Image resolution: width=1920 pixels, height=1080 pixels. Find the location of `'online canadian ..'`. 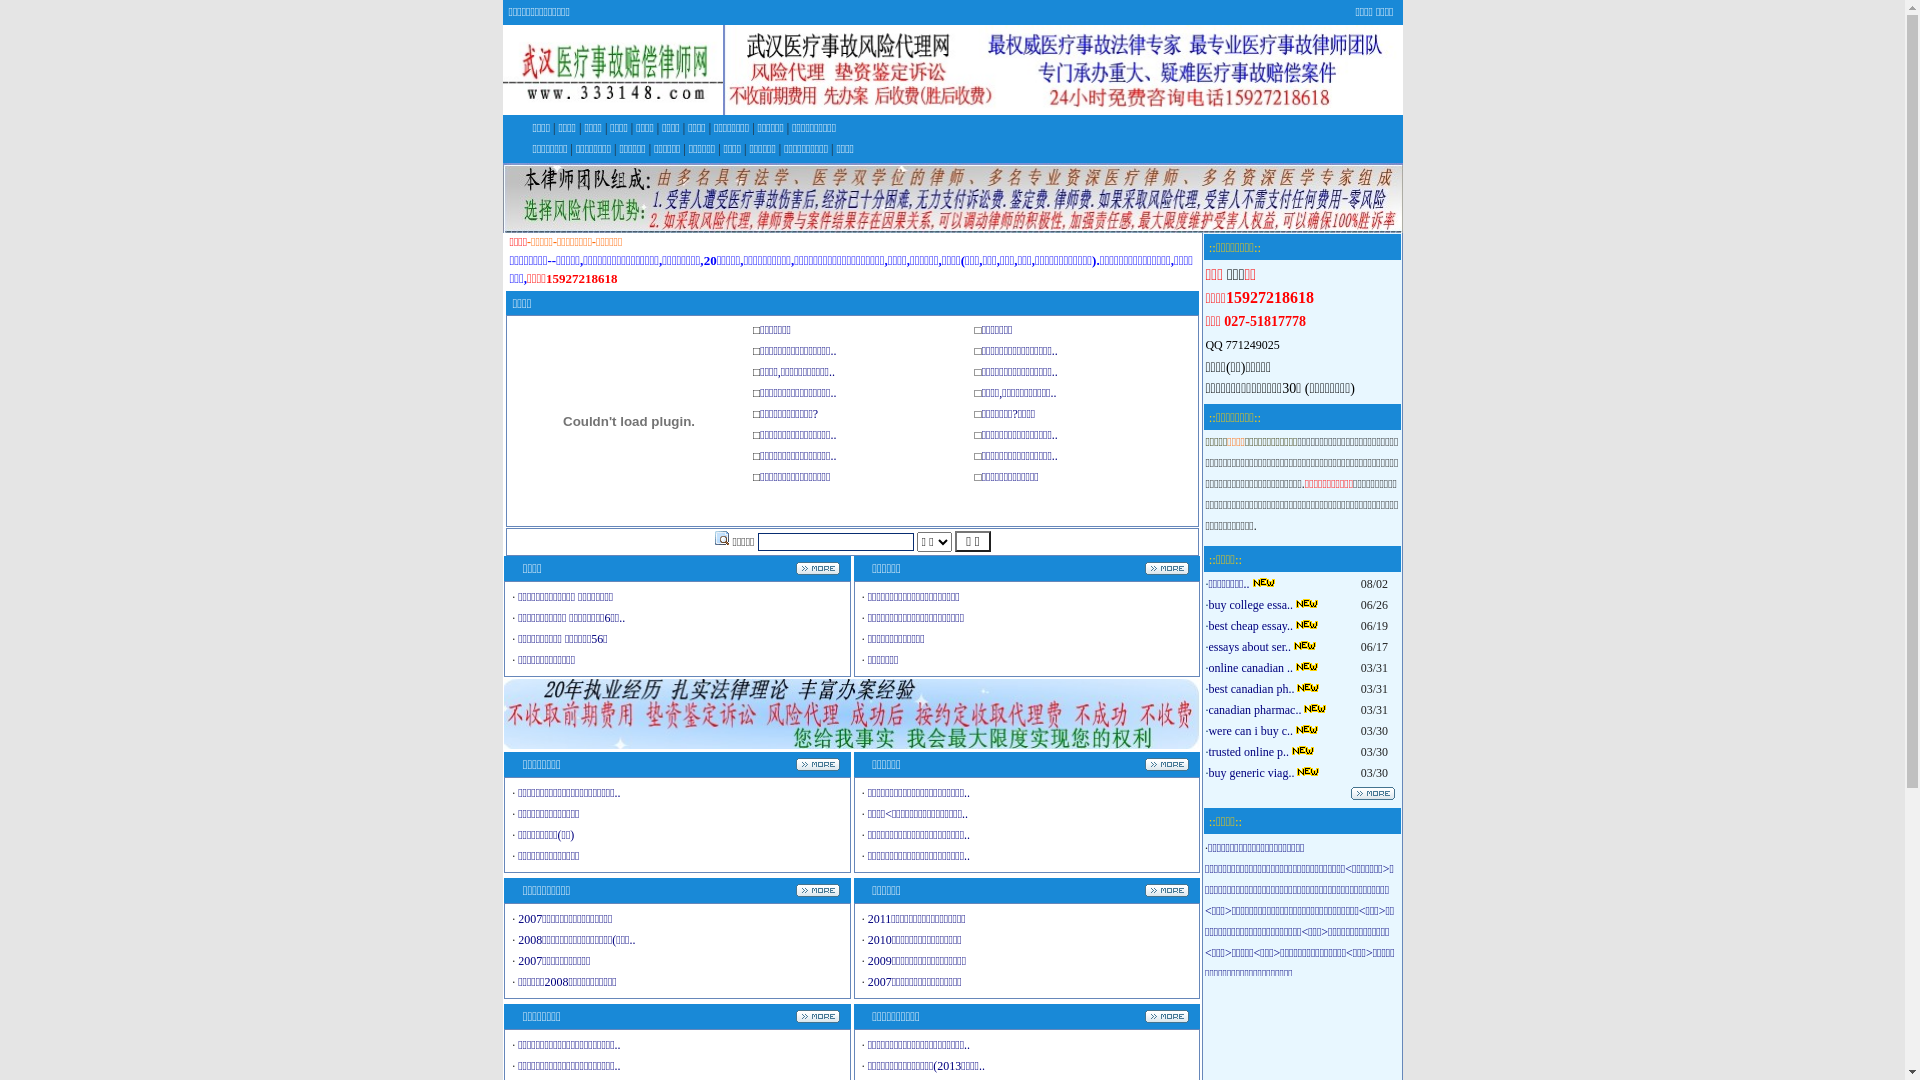

'online canadian ..' is located at coordinates (1249, 667).